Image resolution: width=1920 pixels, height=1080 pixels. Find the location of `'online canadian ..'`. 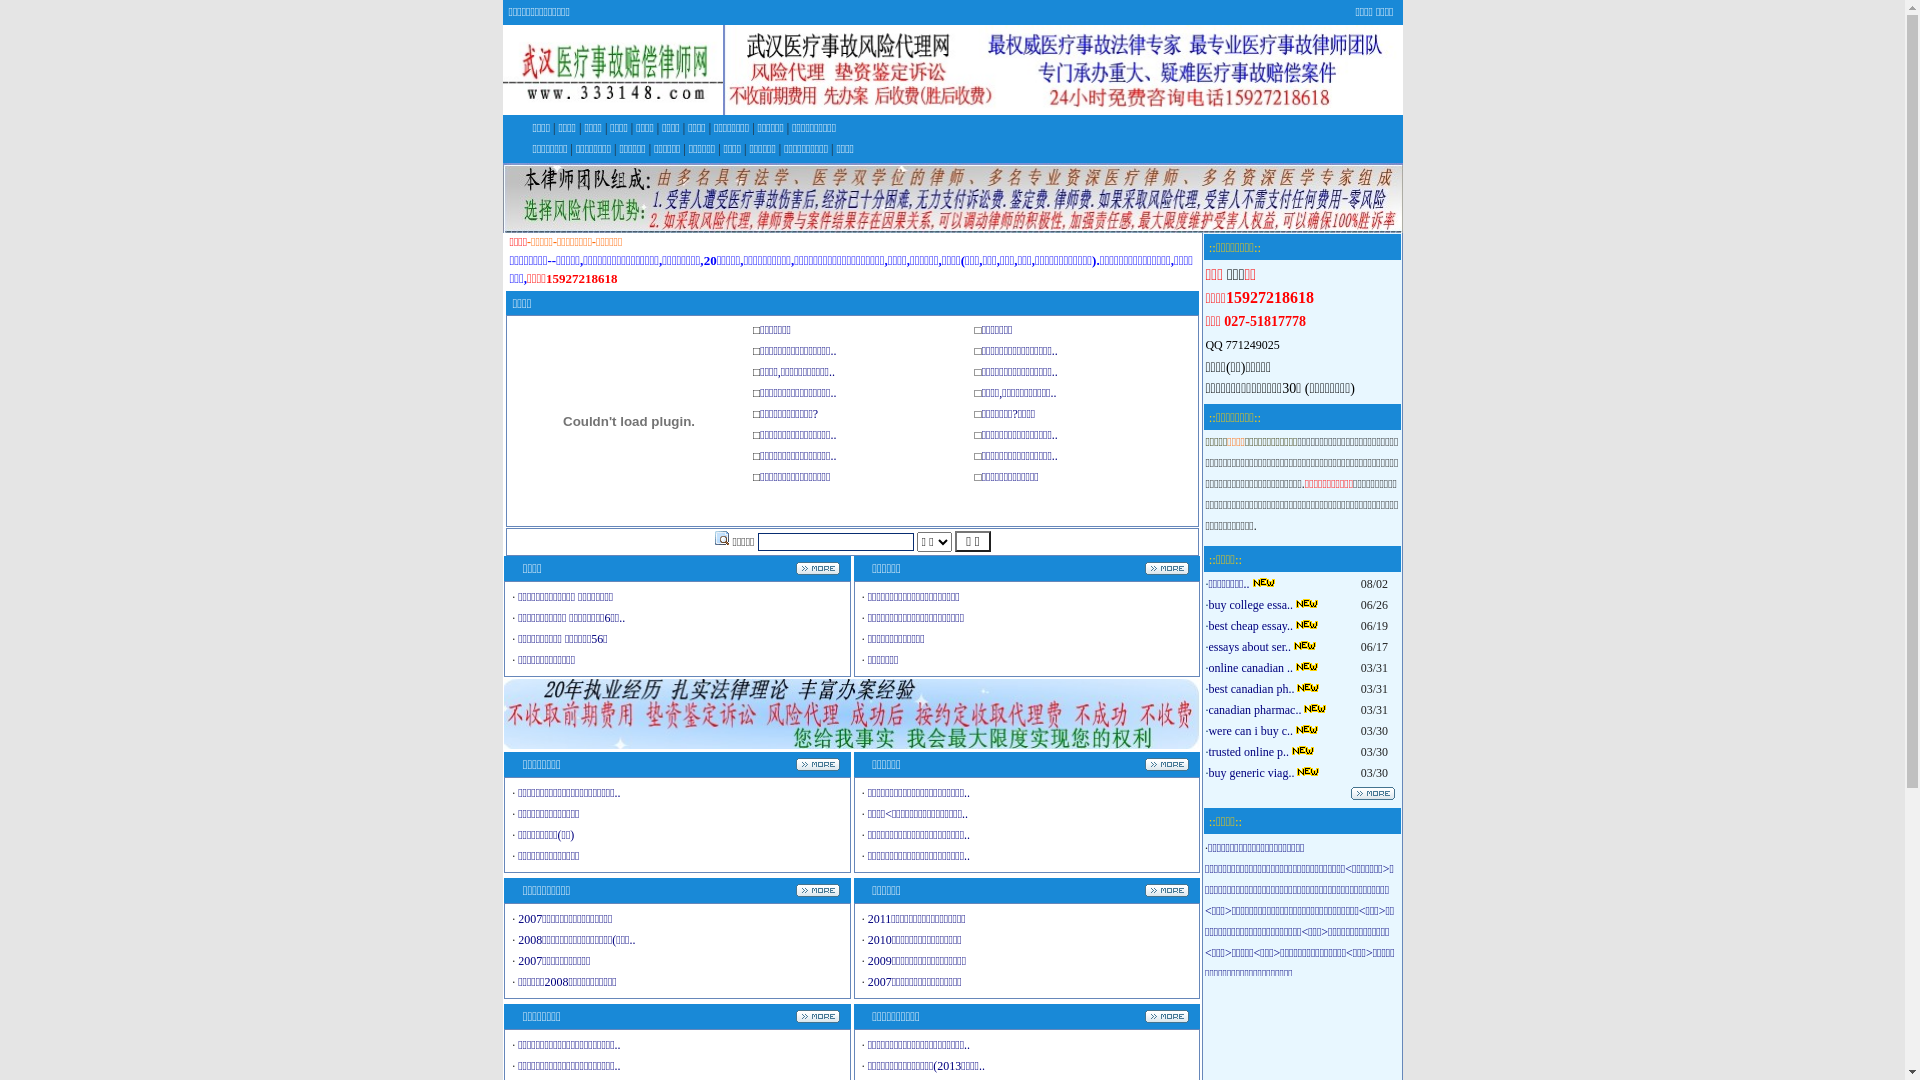

'online canadian ..' is located at coordinates (1249, 667).